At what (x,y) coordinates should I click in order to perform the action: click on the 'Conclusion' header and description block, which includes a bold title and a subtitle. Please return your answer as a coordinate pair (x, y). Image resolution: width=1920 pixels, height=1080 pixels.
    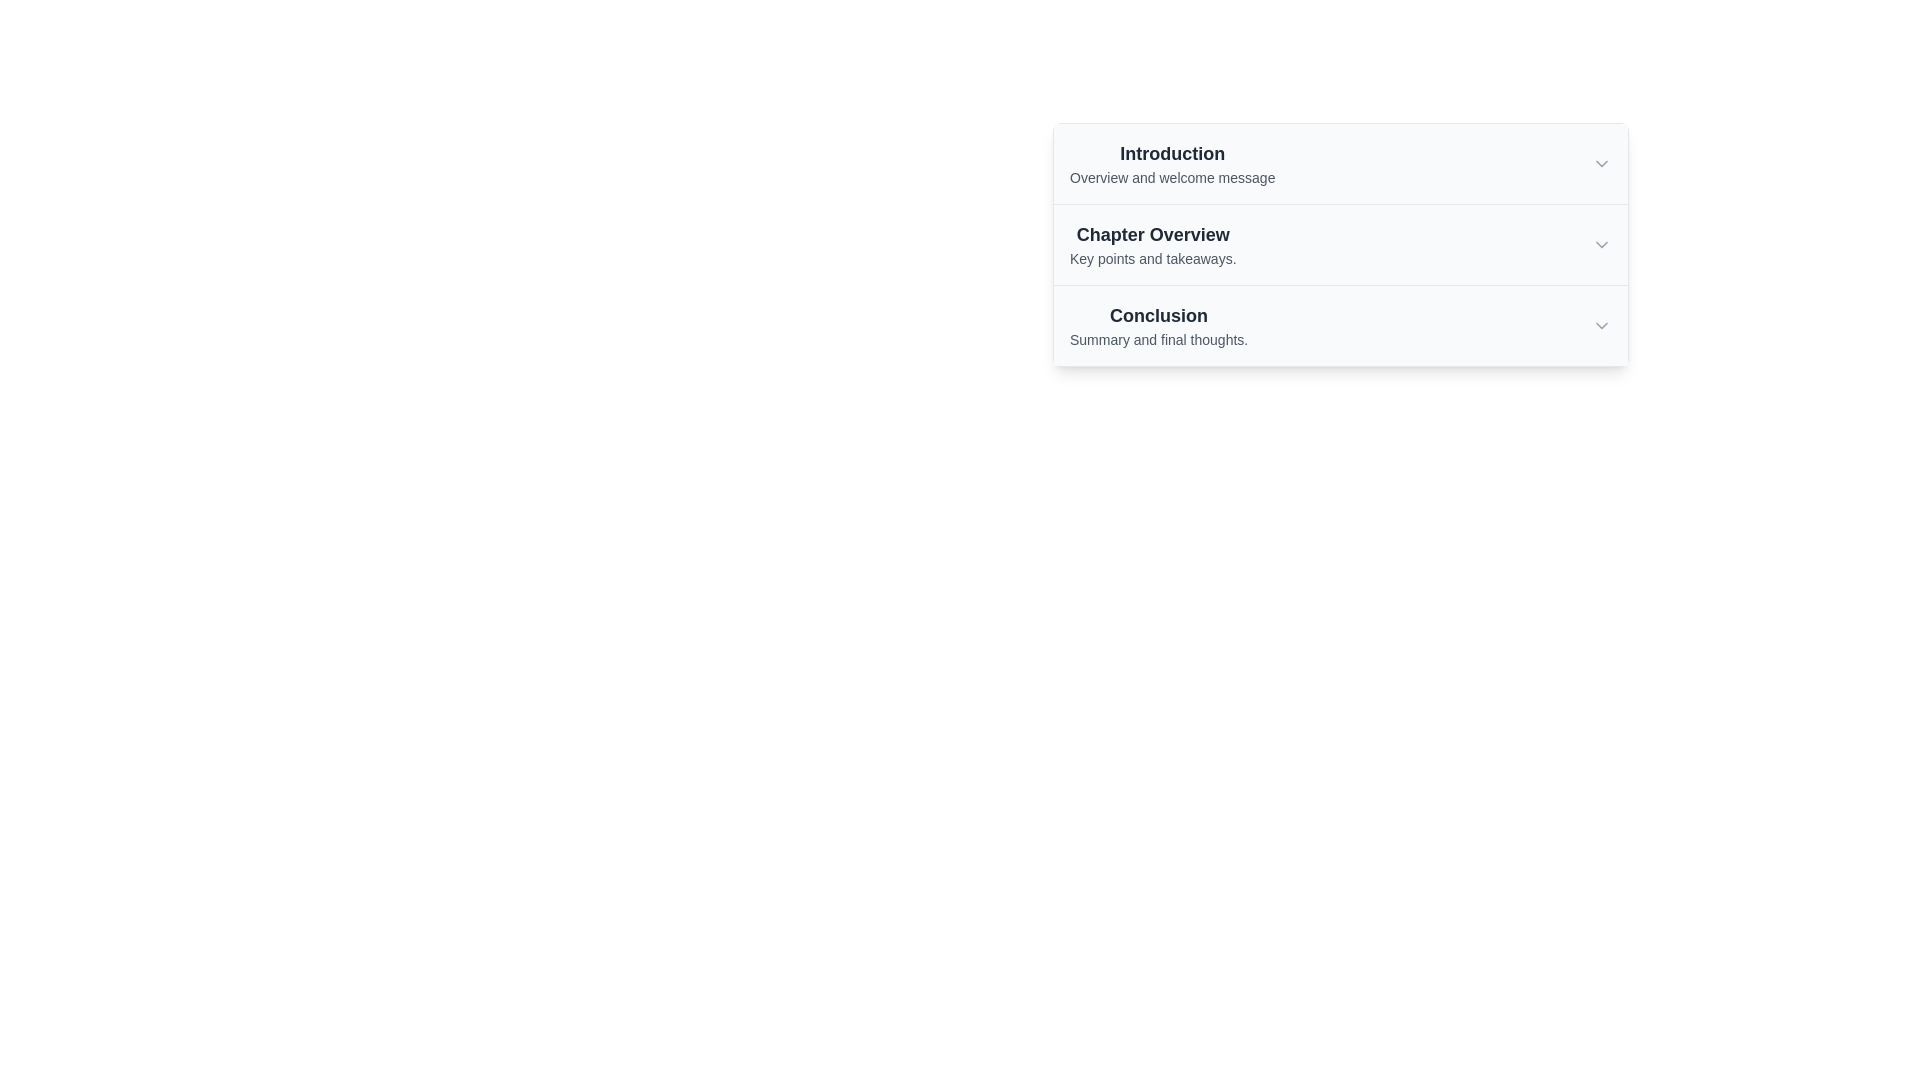
    Looking at the image, I should click on (1159, 325).